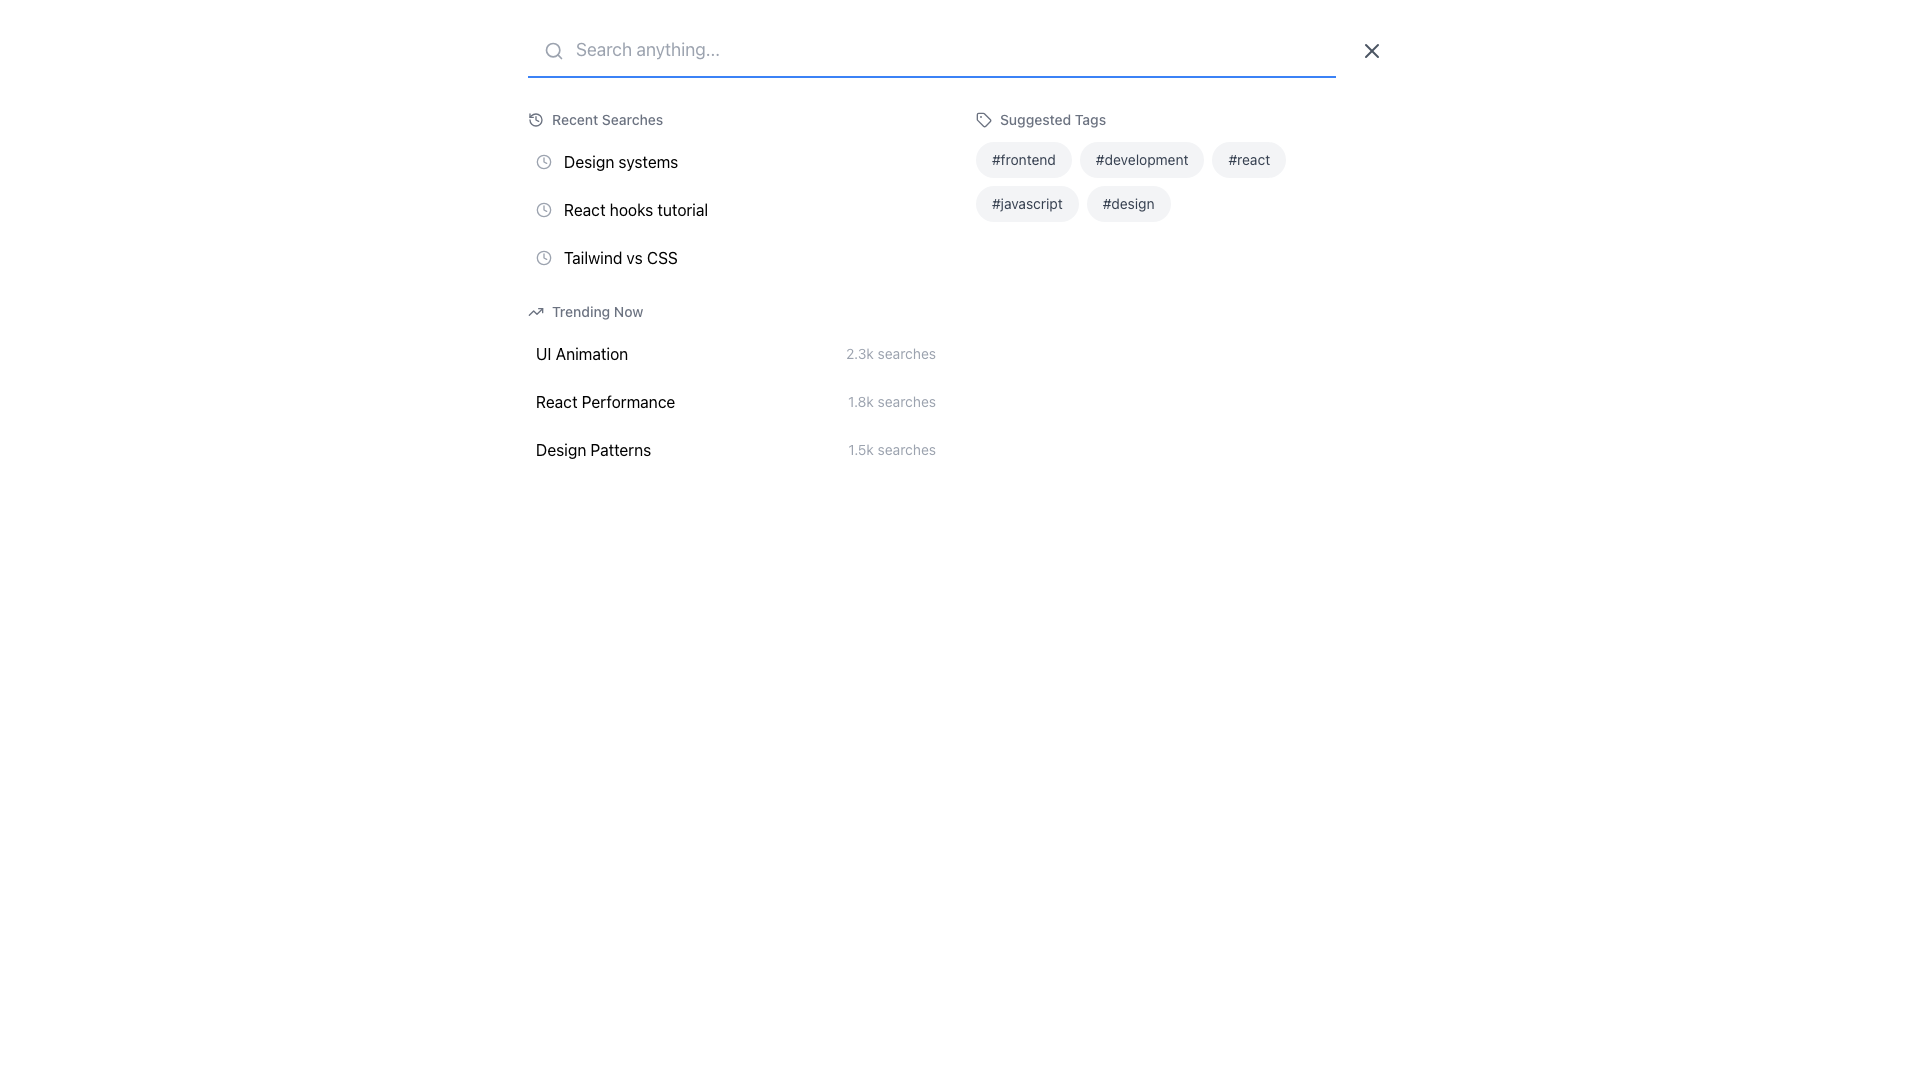 The width and height of the screenshot is (1920, 1080). I want to click on the first clickable tag labeled 'frontend' in the 'Suggested Tags' section for keyboard navigation, so click(1023, 158).